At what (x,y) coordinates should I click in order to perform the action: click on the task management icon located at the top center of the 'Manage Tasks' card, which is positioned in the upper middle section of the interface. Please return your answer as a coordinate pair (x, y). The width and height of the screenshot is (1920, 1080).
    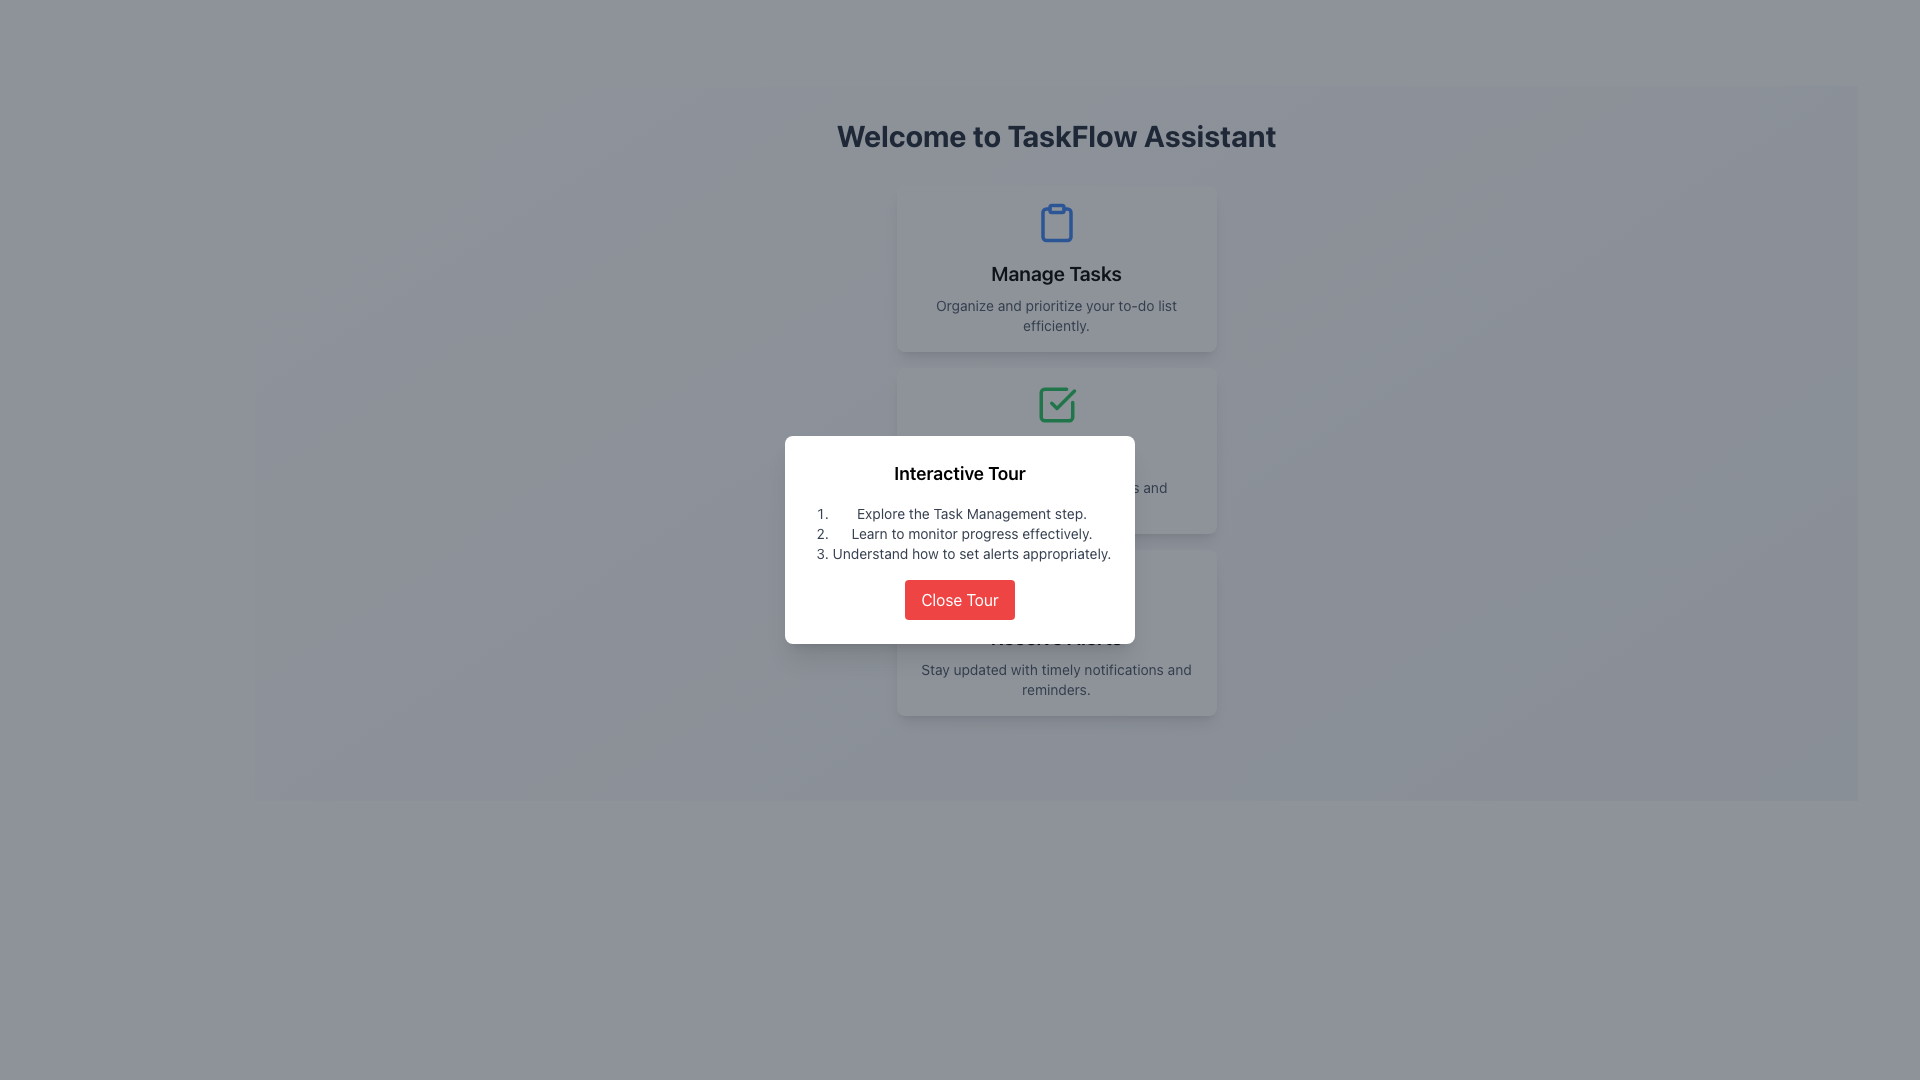
    Looking at the image, I should click on (1055, 223).